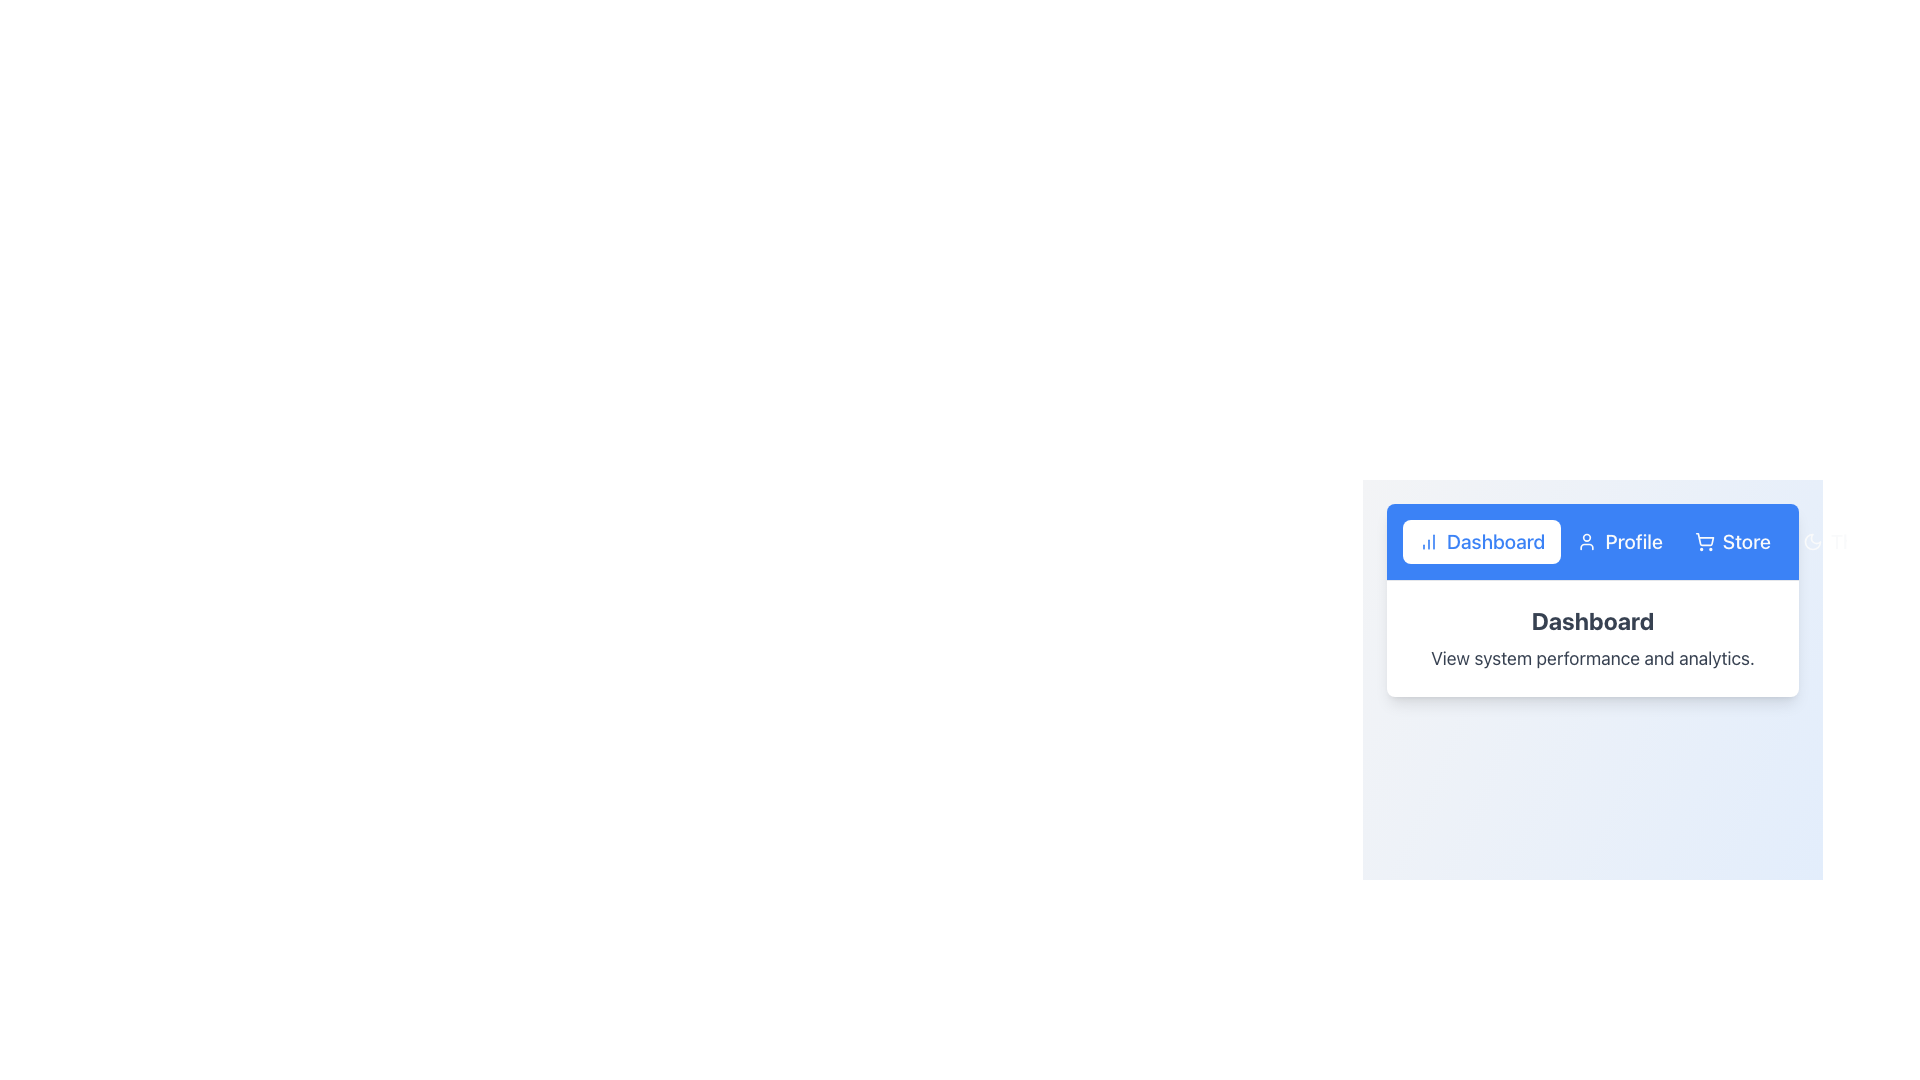 This screenshot has height=1080, width=1920. I want to click on the shopping cart icon located in the 'Store' segment of the horizontal navigation bar, which is the third graphical shape among its siblings, so click(1703, 538).